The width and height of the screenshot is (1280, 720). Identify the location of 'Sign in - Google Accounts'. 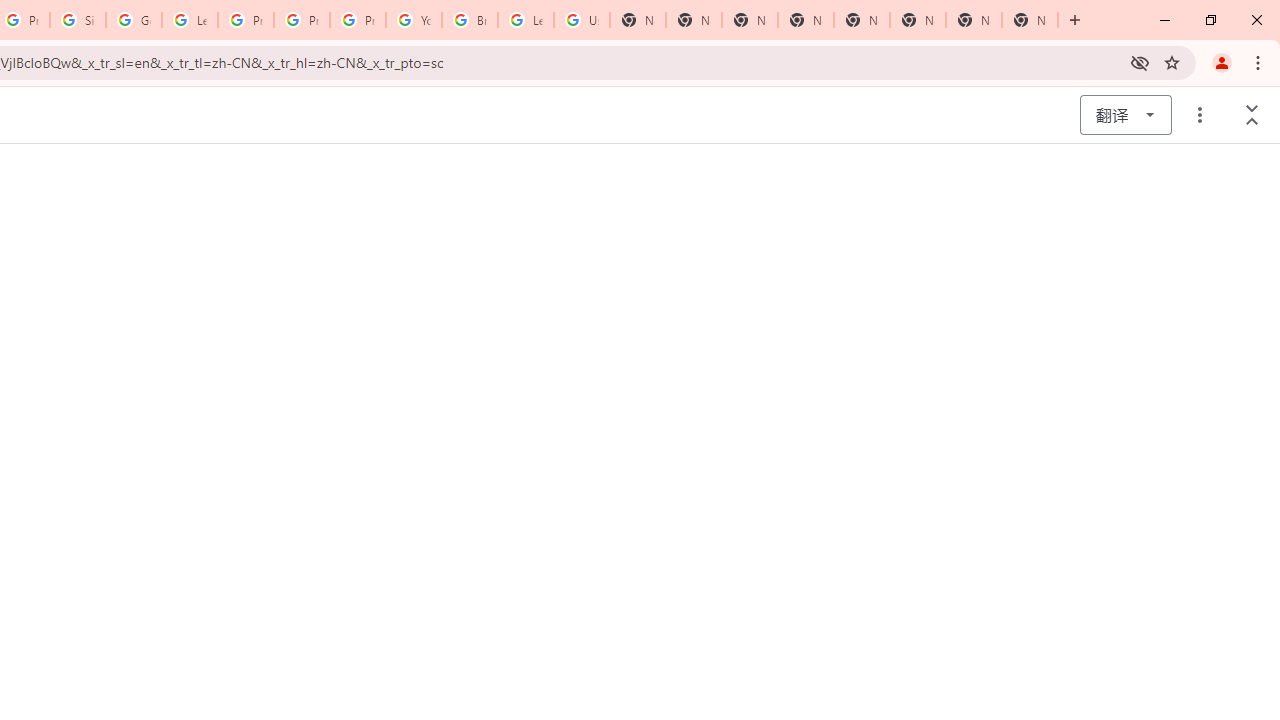
(78, 20).